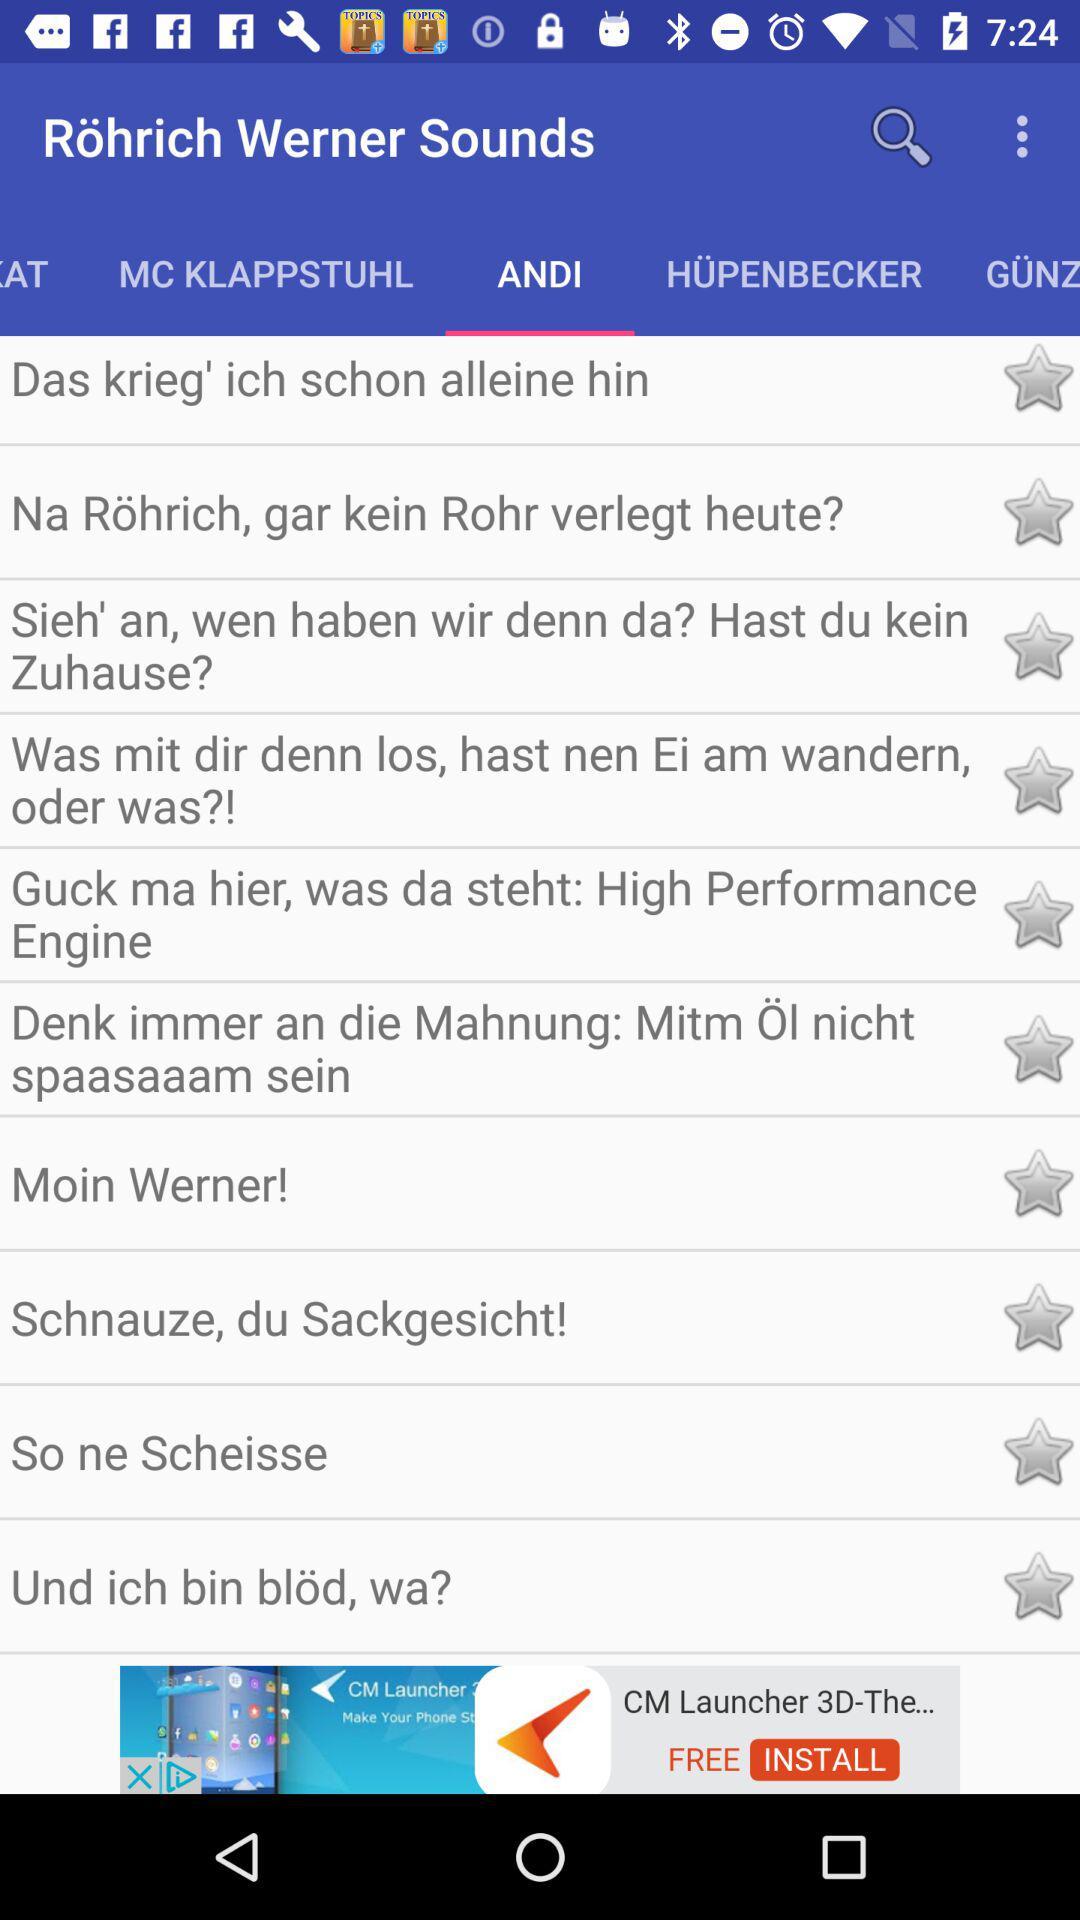 The width and height of the screenshot is (1080, 1920). What do you see at coordinates (540, 1727) in the screenshot?
I see `open advertisement` at bounding box center [540, 1727].